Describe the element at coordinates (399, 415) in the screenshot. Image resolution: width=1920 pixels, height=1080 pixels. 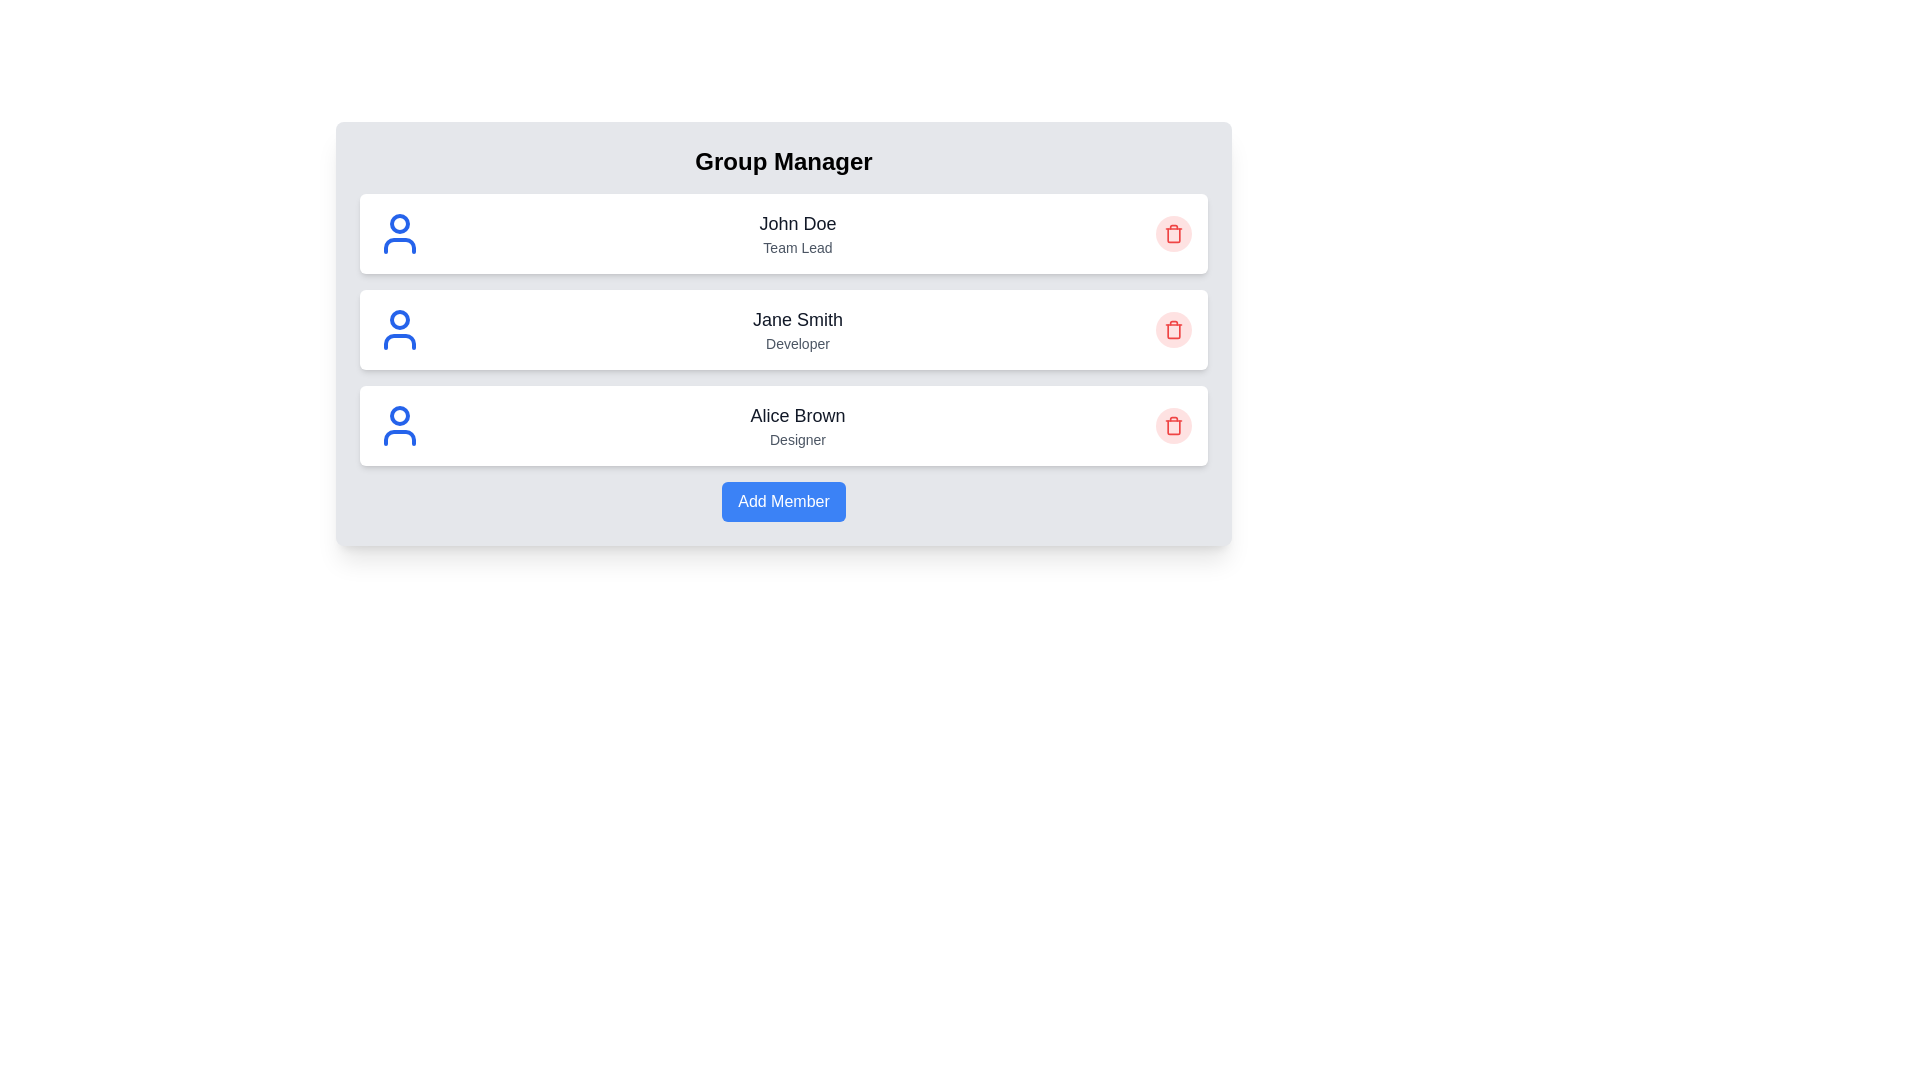
I see `the circular icon representing the user avatar in the third user card from the top in the user group list` at that location.